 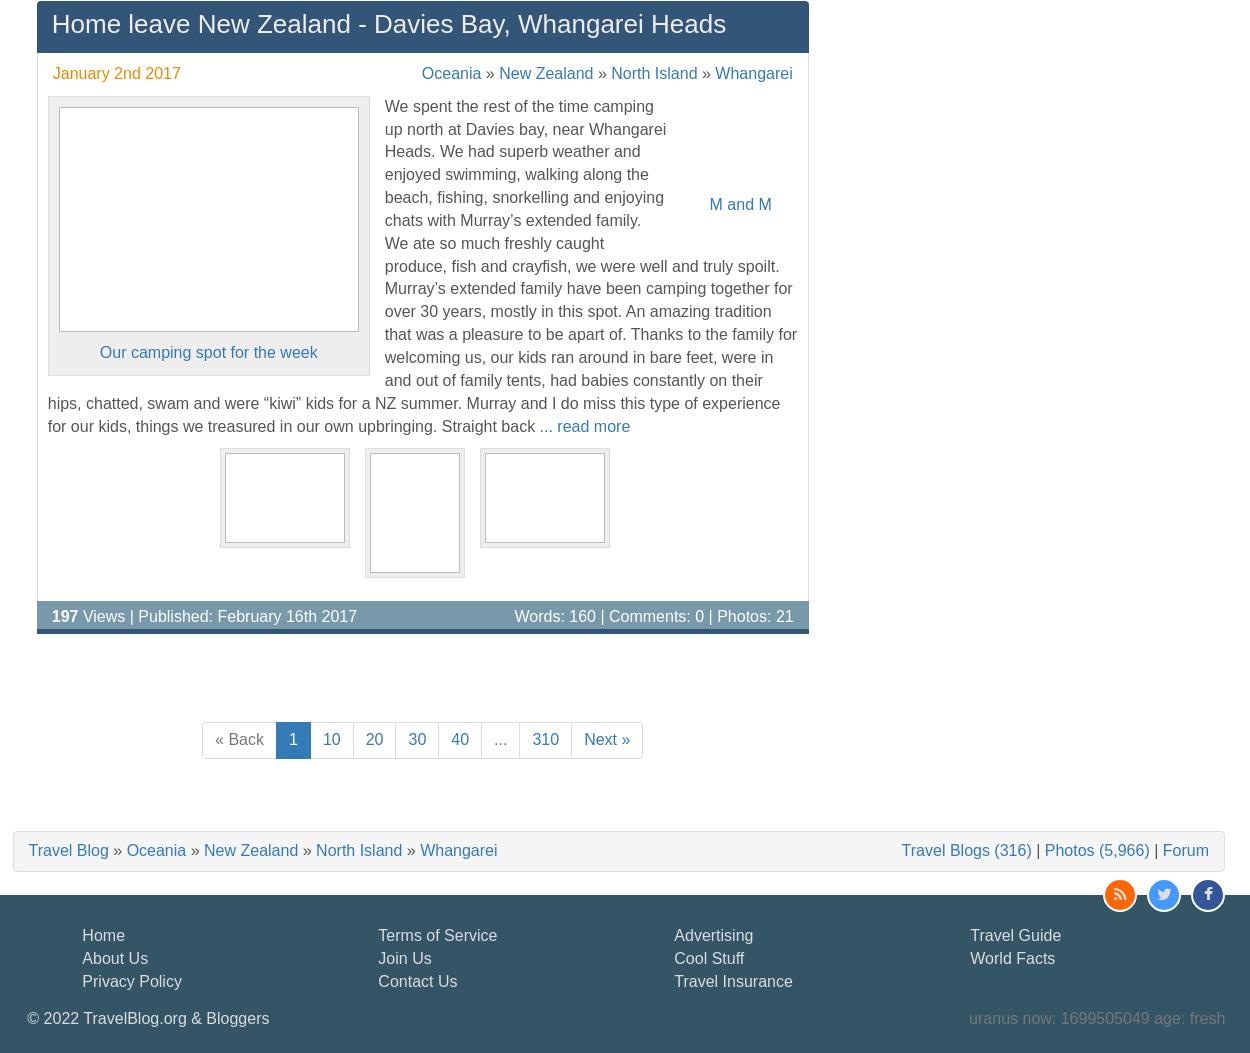 I want to click on 'Forum', so click(x=1185, y=849).